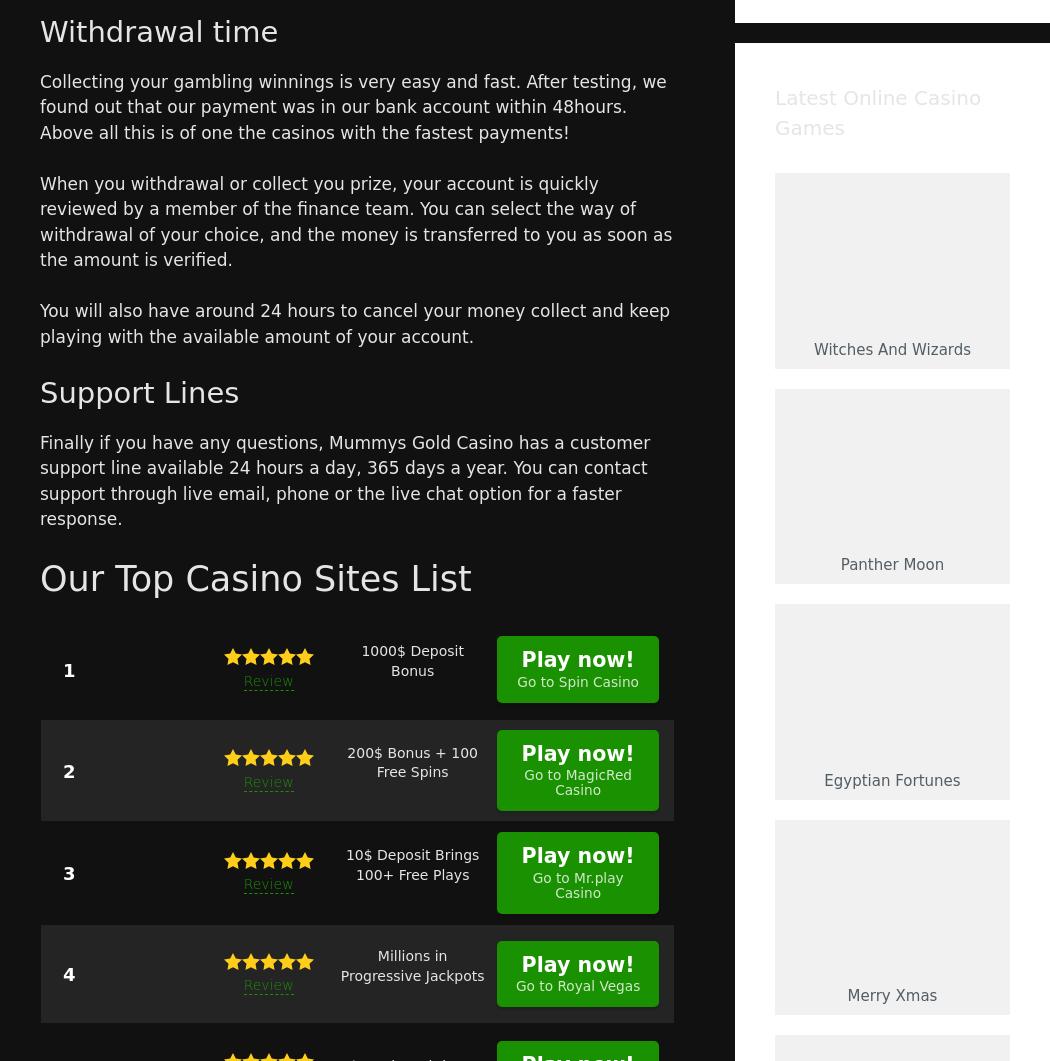  Describe the element at coordinates (890, 780) in the screenshot. I see `'Egyptian fortunes'` at that location.